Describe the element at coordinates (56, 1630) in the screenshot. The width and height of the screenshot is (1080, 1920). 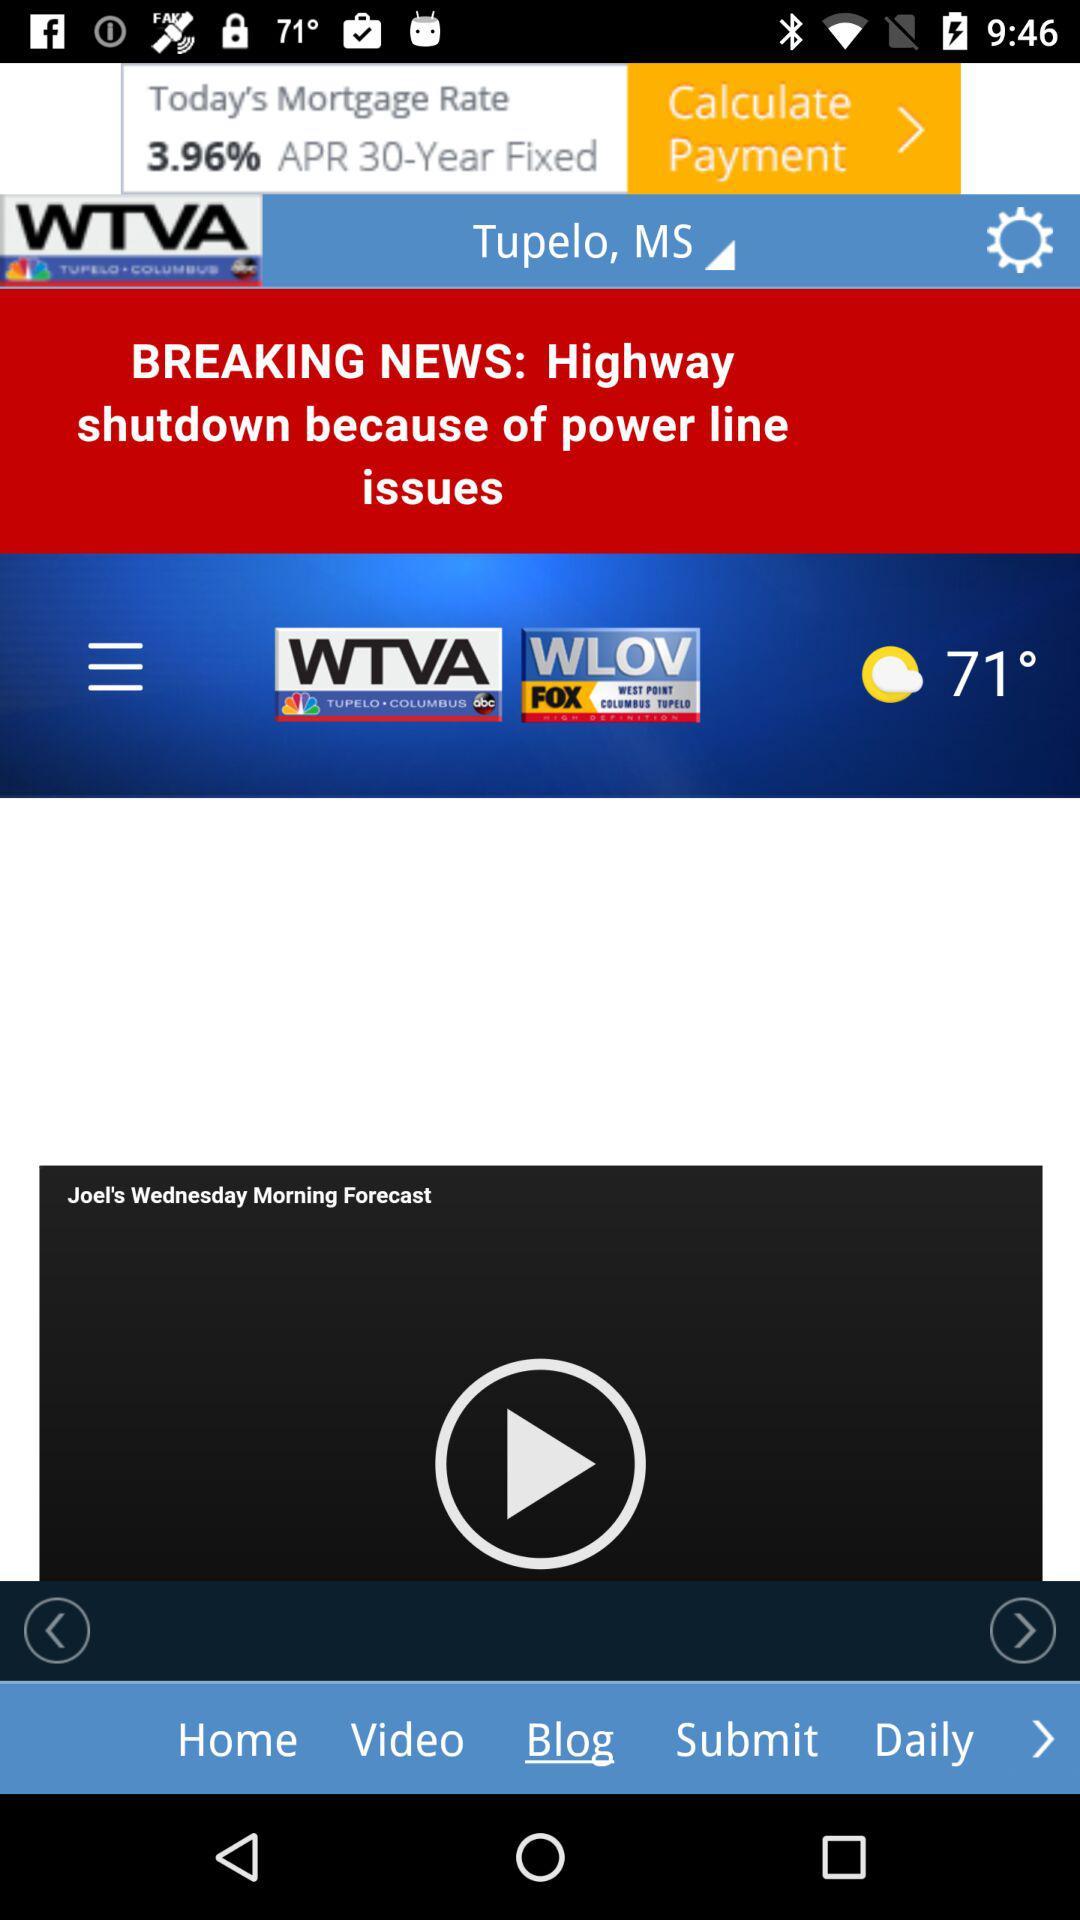
I see `back option` at that location.